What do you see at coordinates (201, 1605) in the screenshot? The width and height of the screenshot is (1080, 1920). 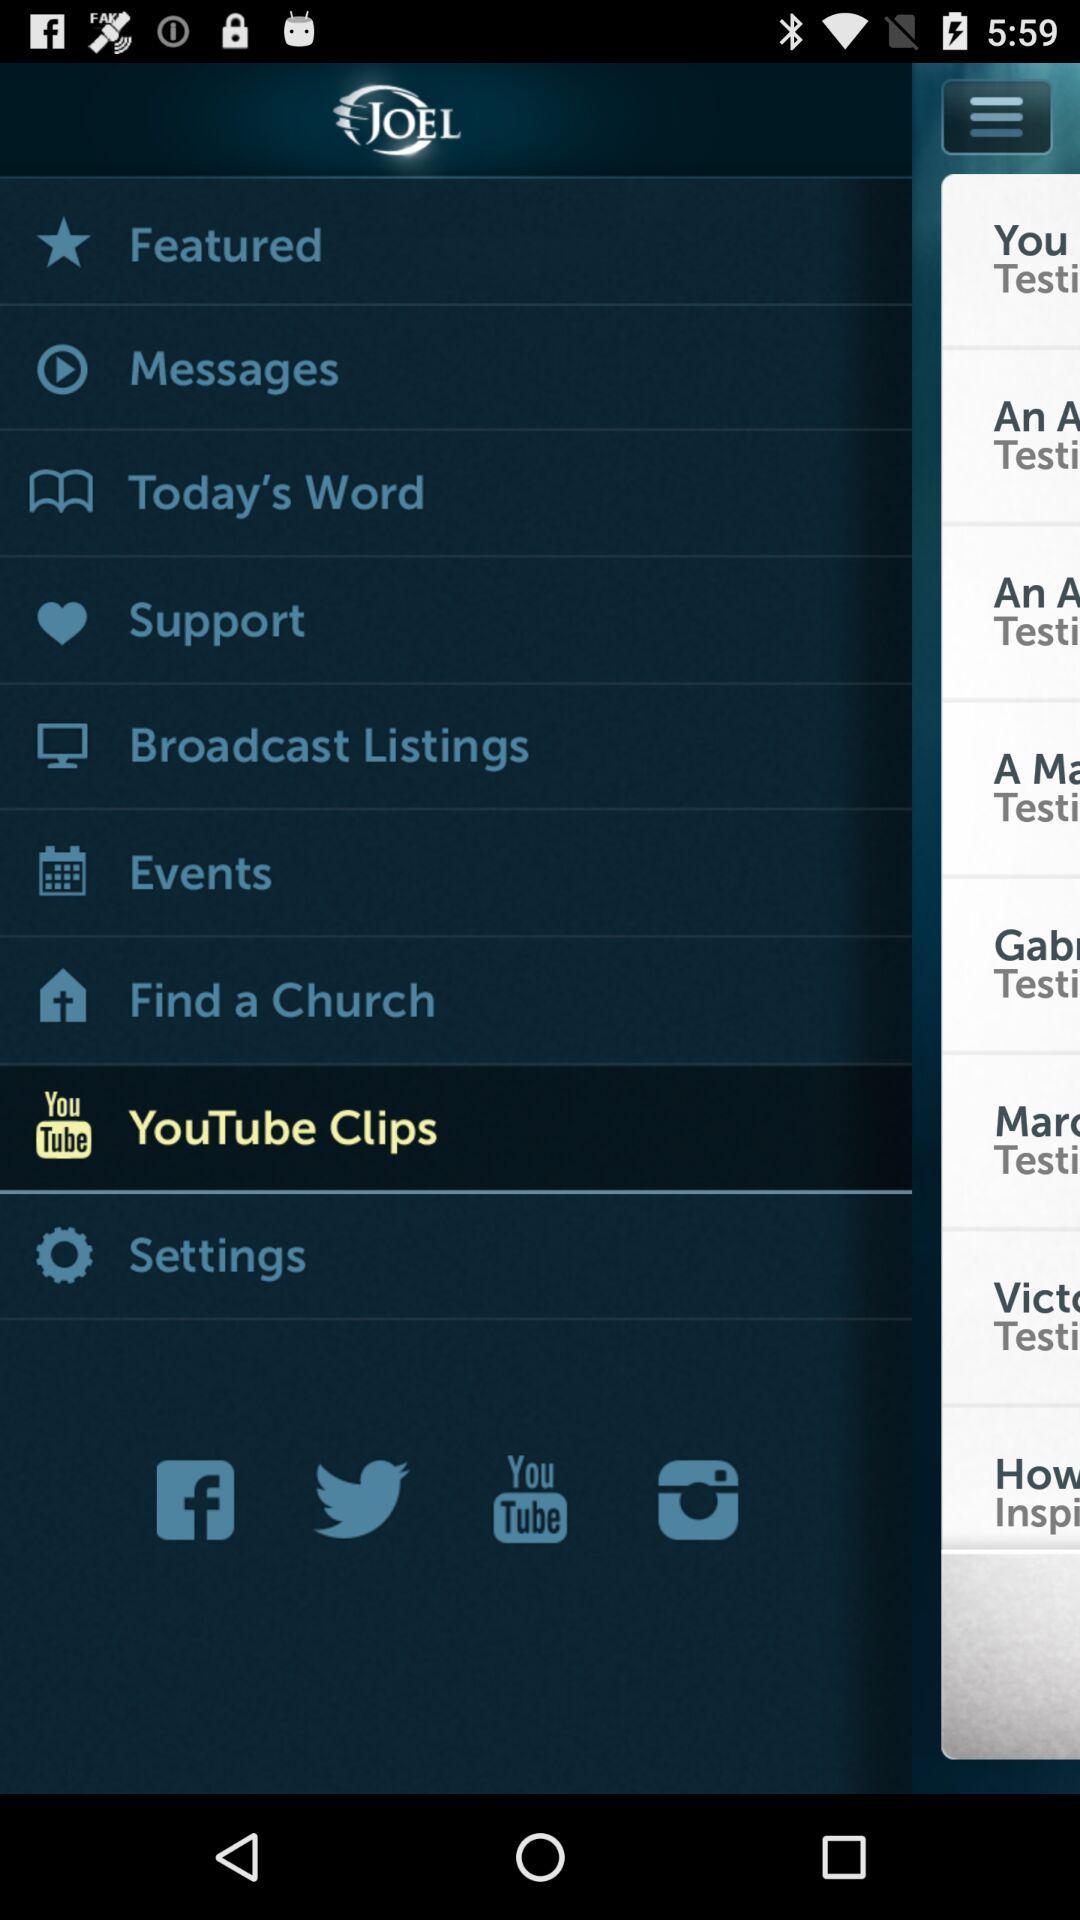 I see `the facebook icon` at bounding box center [201, 1605].